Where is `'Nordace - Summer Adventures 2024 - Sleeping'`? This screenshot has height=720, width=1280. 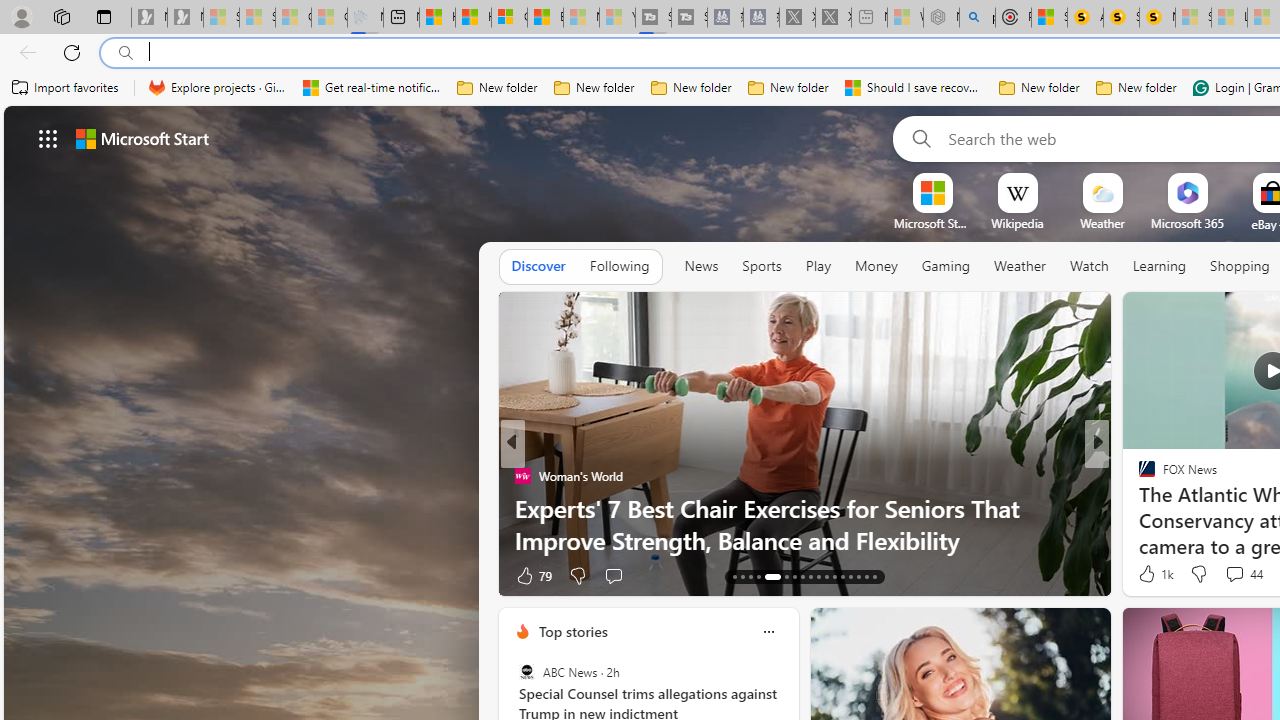
'Nordace - Summer Adventures 2024 - Sleeping' is located at coordinates (940, 17).